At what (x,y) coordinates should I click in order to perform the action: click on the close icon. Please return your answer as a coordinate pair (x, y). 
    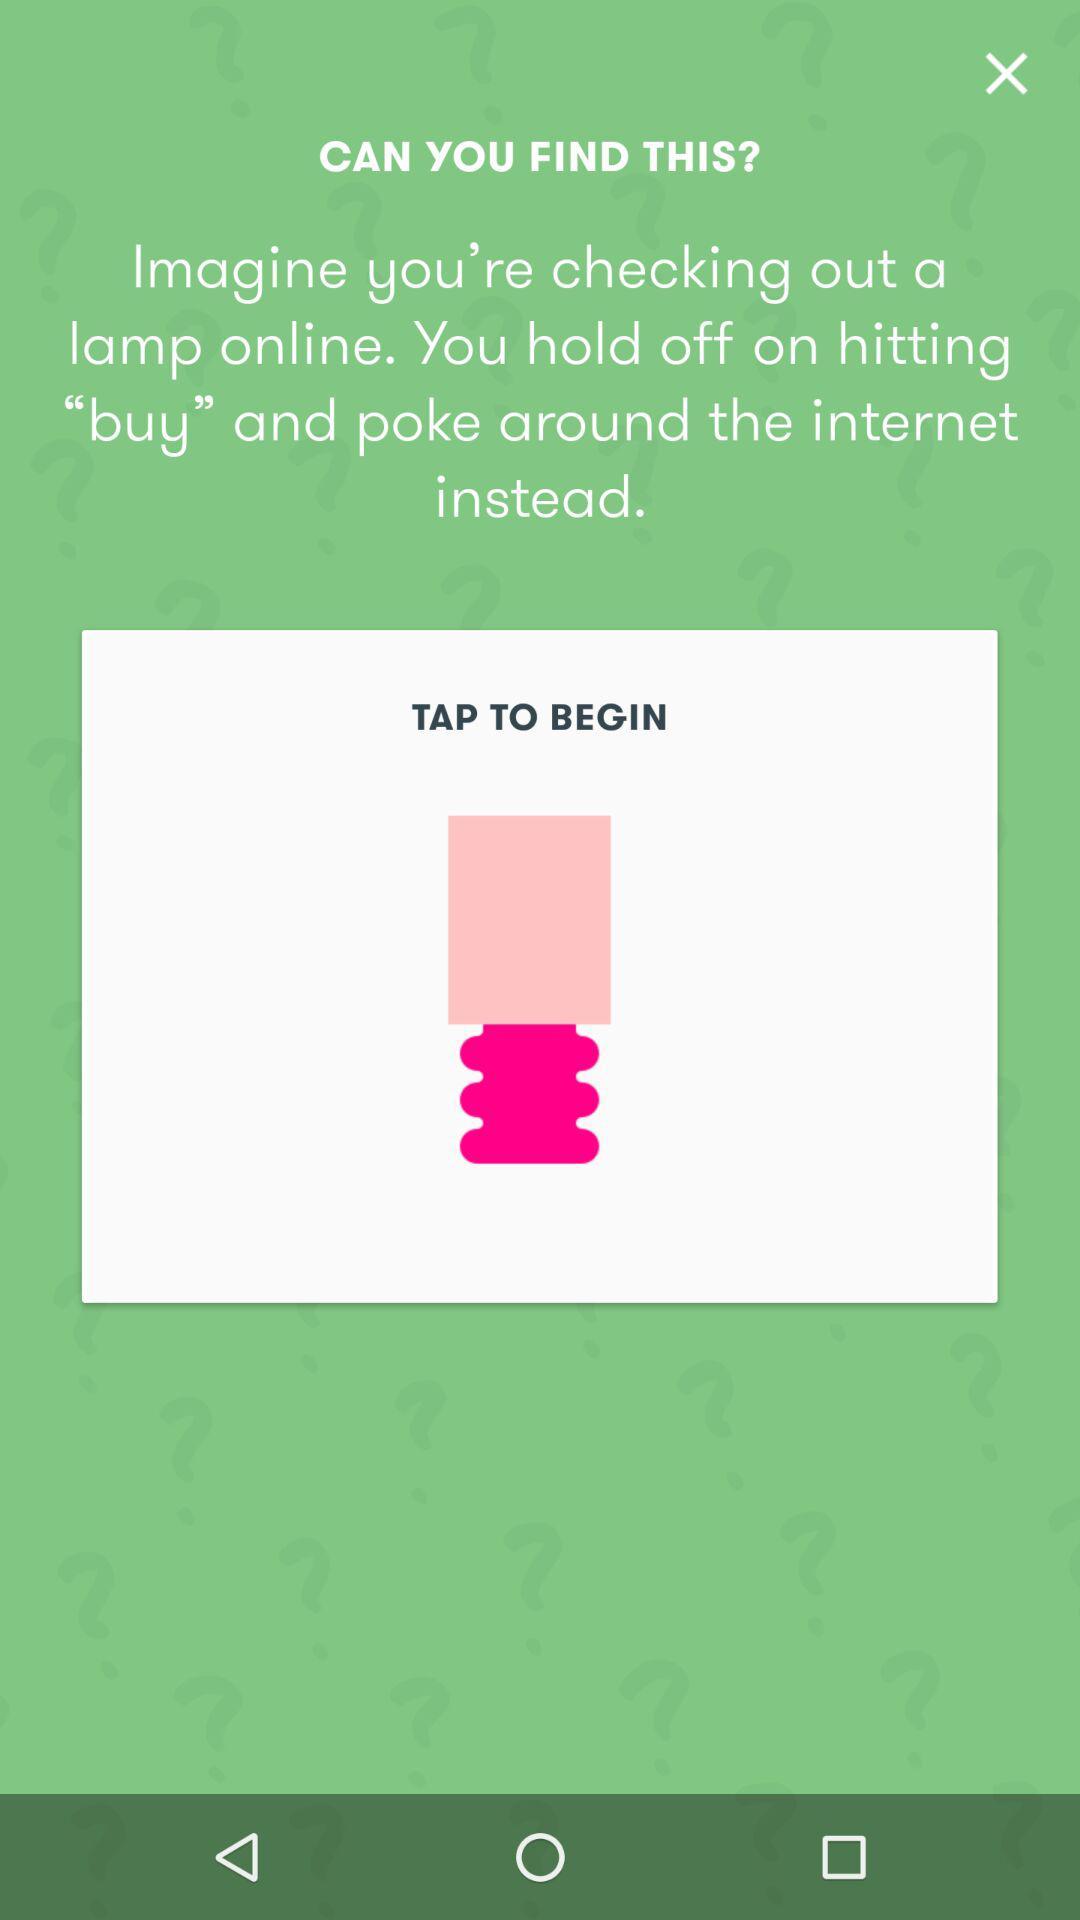
    Looking at the image, I should click on (1006, 73).